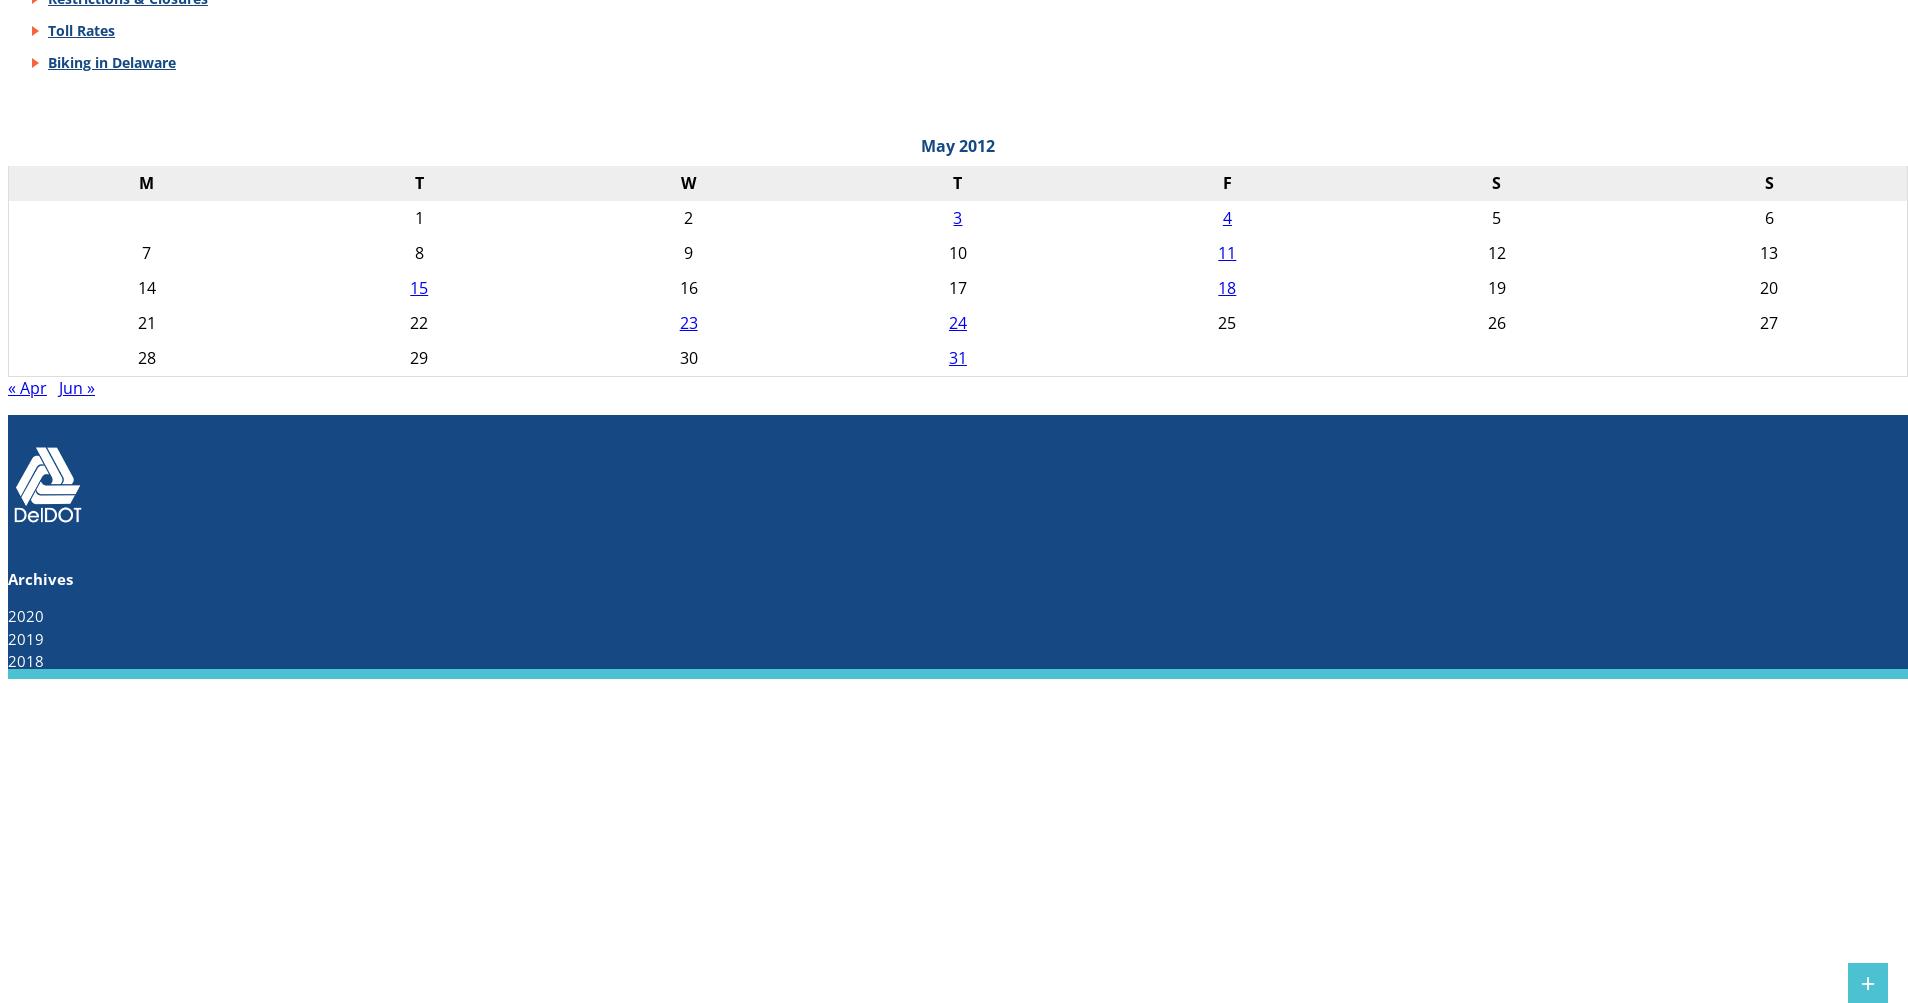 This screenshot has width=1908, height=1003. Describe the element at coordinates (110, 61) in the screenshot. I see `'Biking in Delaware'` at that location.